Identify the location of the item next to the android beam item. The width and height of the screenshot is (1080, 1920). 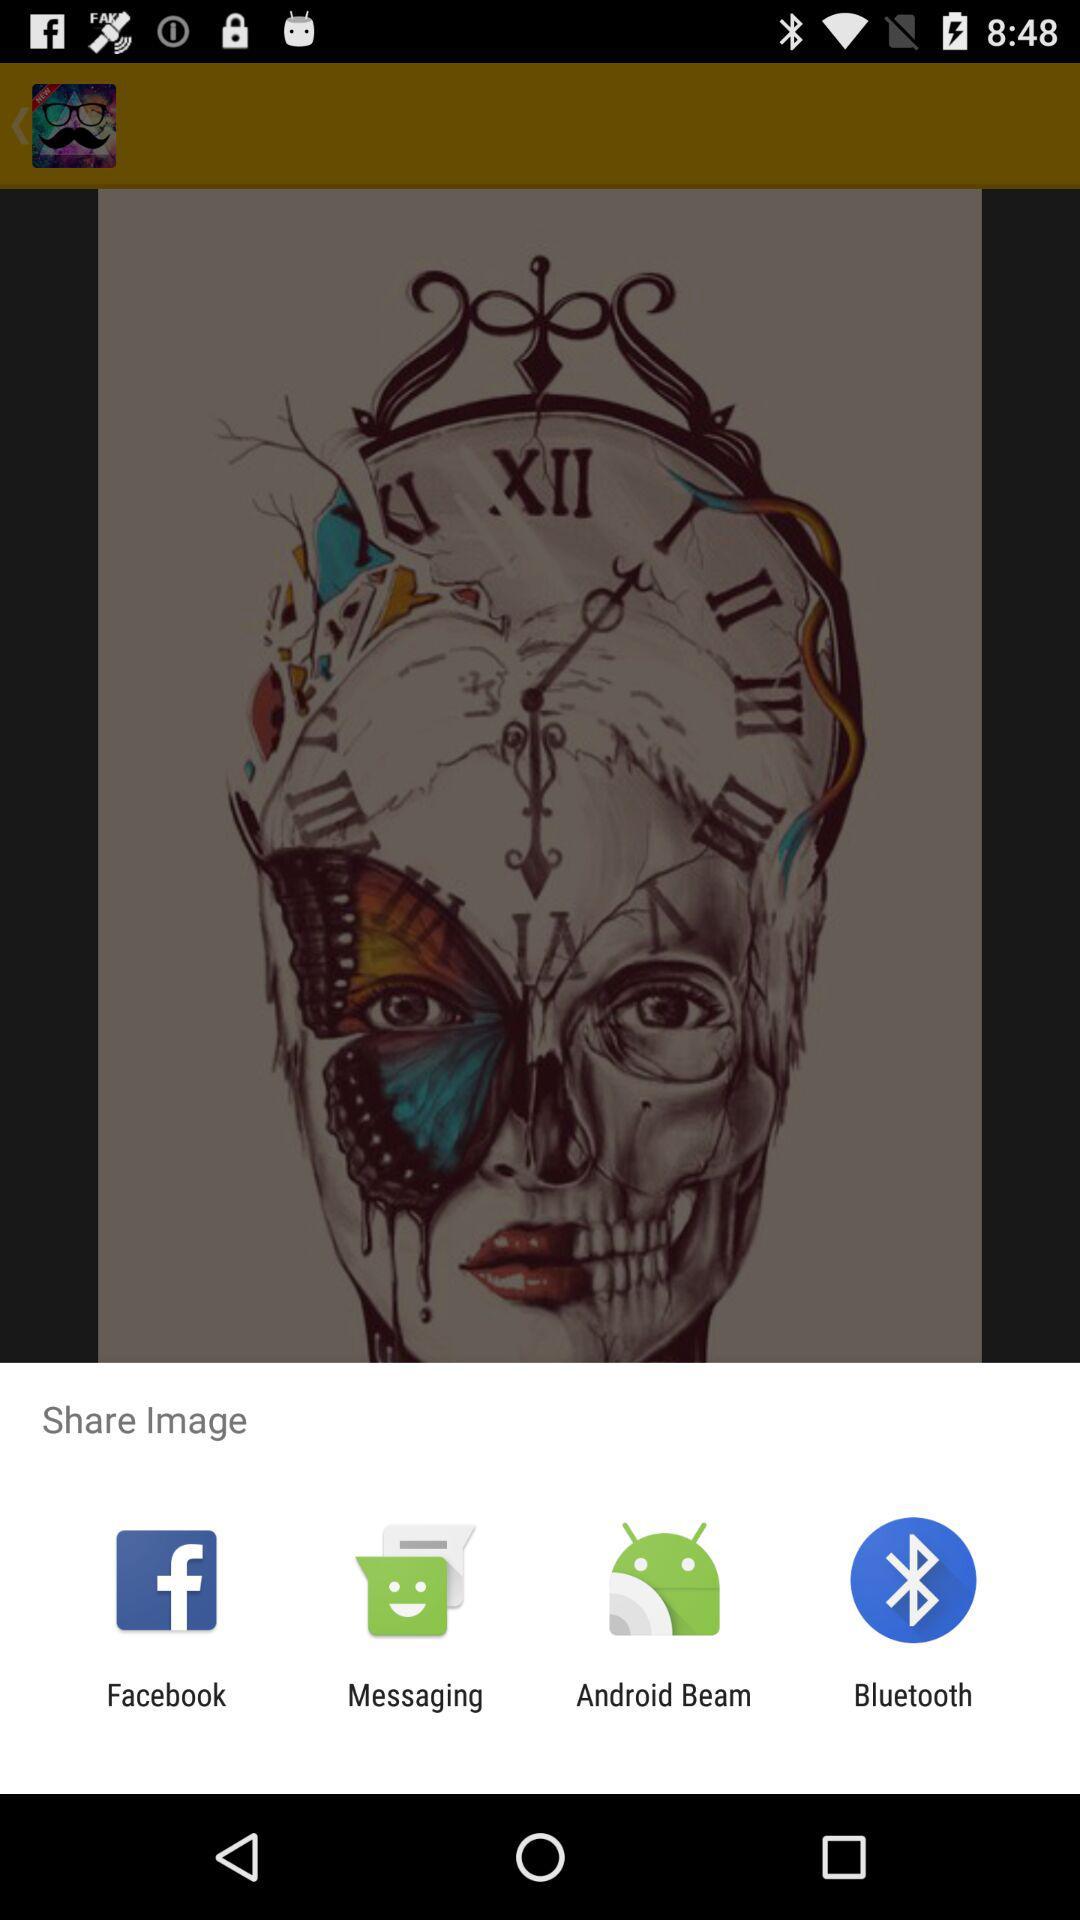
(414, 1711).